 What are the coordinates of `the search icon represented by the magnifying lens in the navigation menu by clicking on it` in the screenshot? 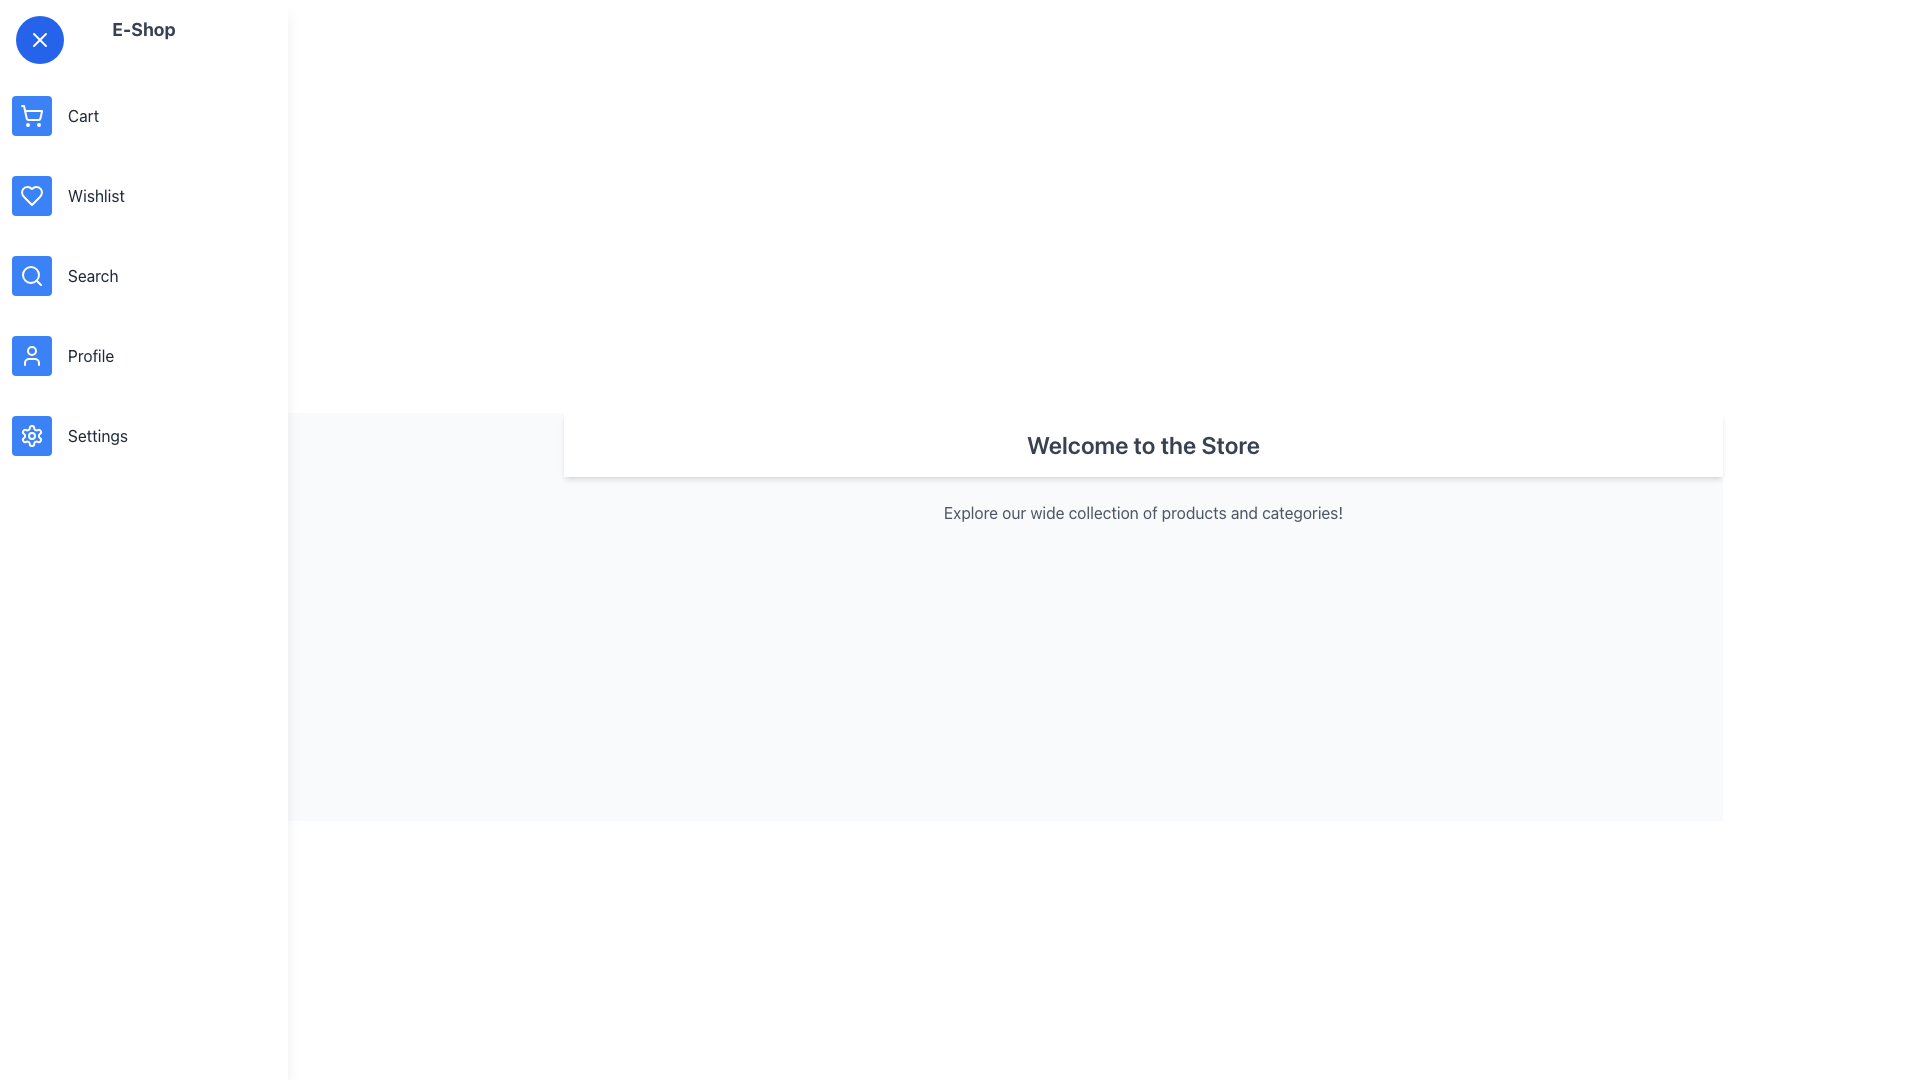 It's located at (30, 274).